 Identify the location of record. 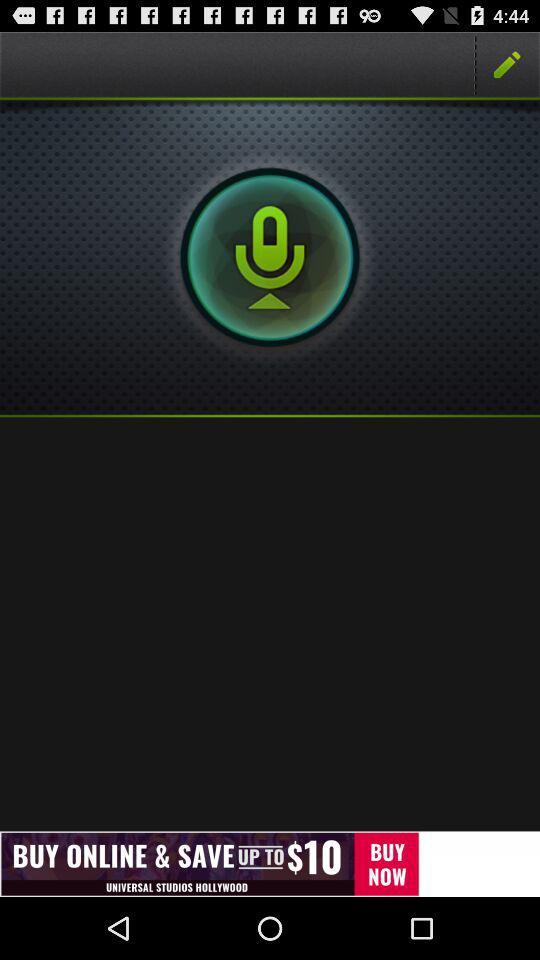
(270, 256).